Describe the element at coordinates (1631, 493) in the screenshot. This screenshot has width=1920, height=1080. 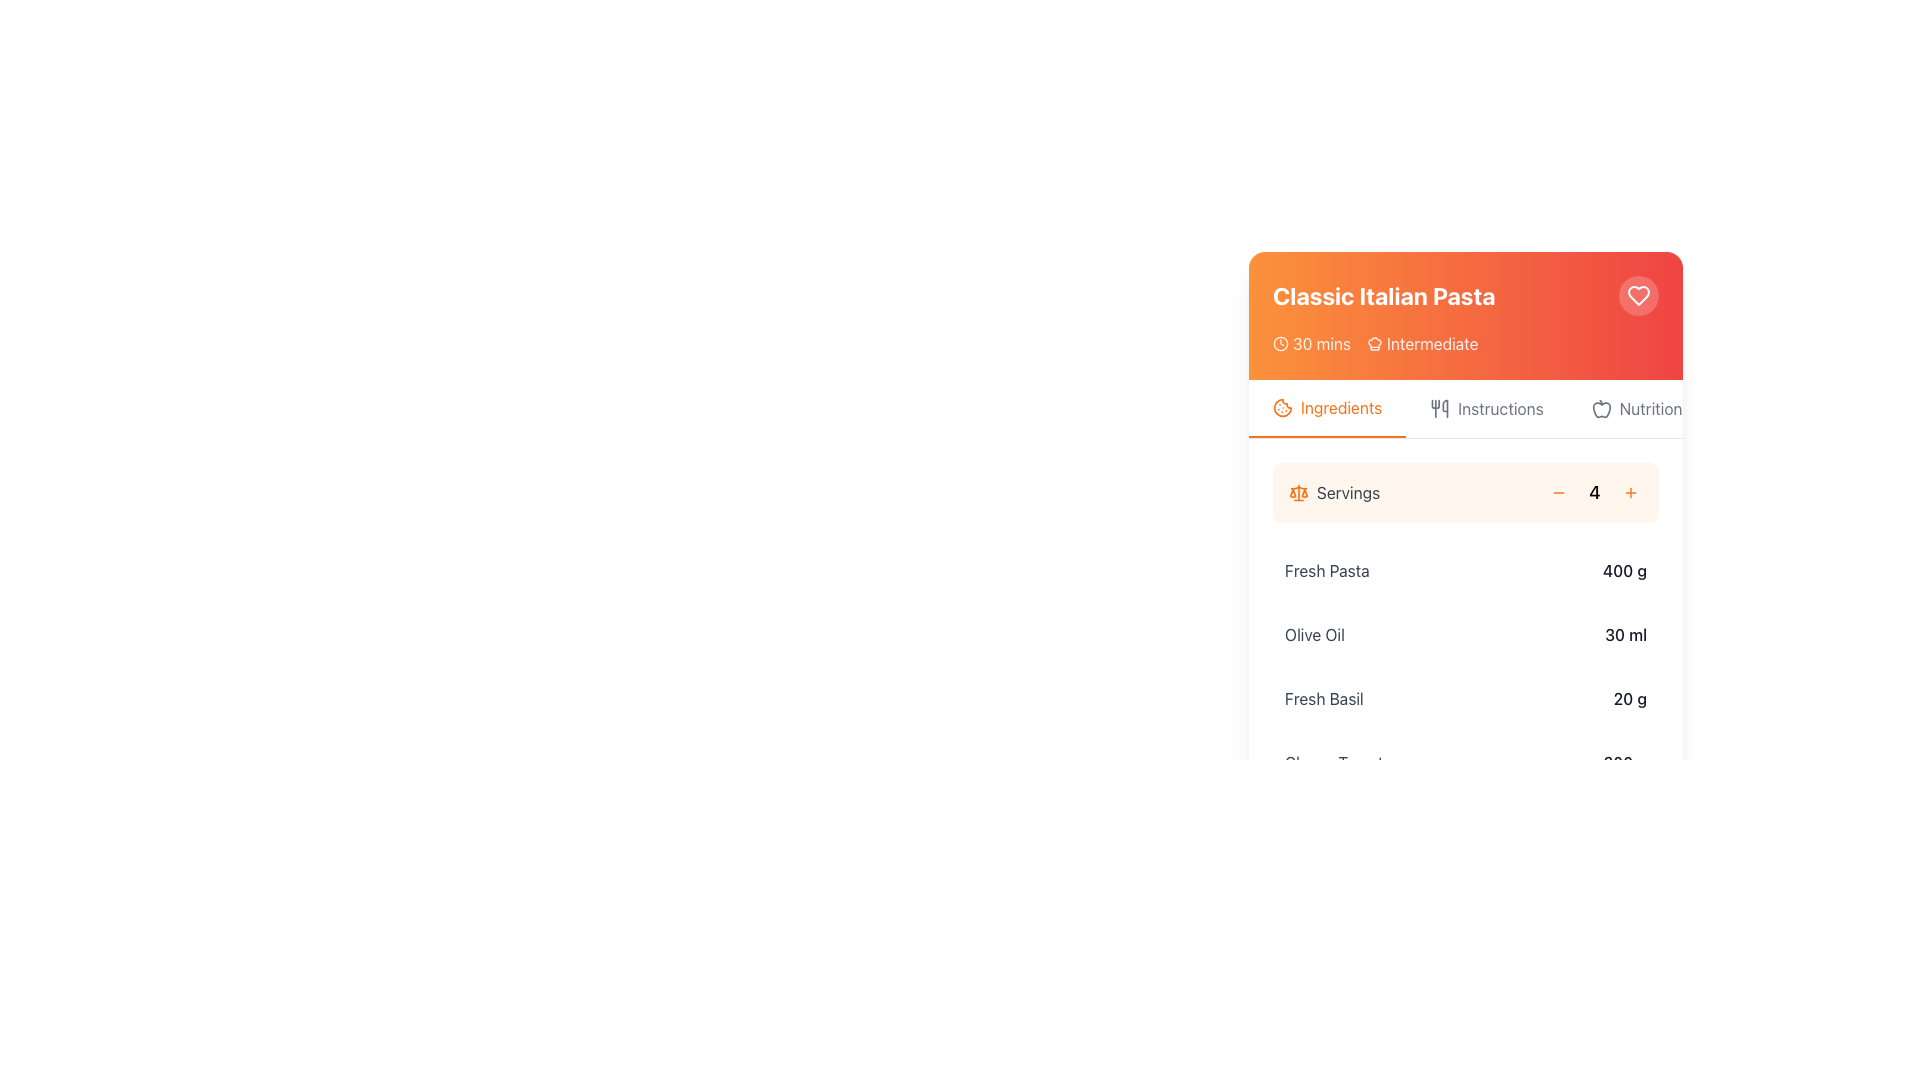
I see `the small, square-shaped button with a '+' symbol located in the 'Servings' section to receive visual feedback` at that location.